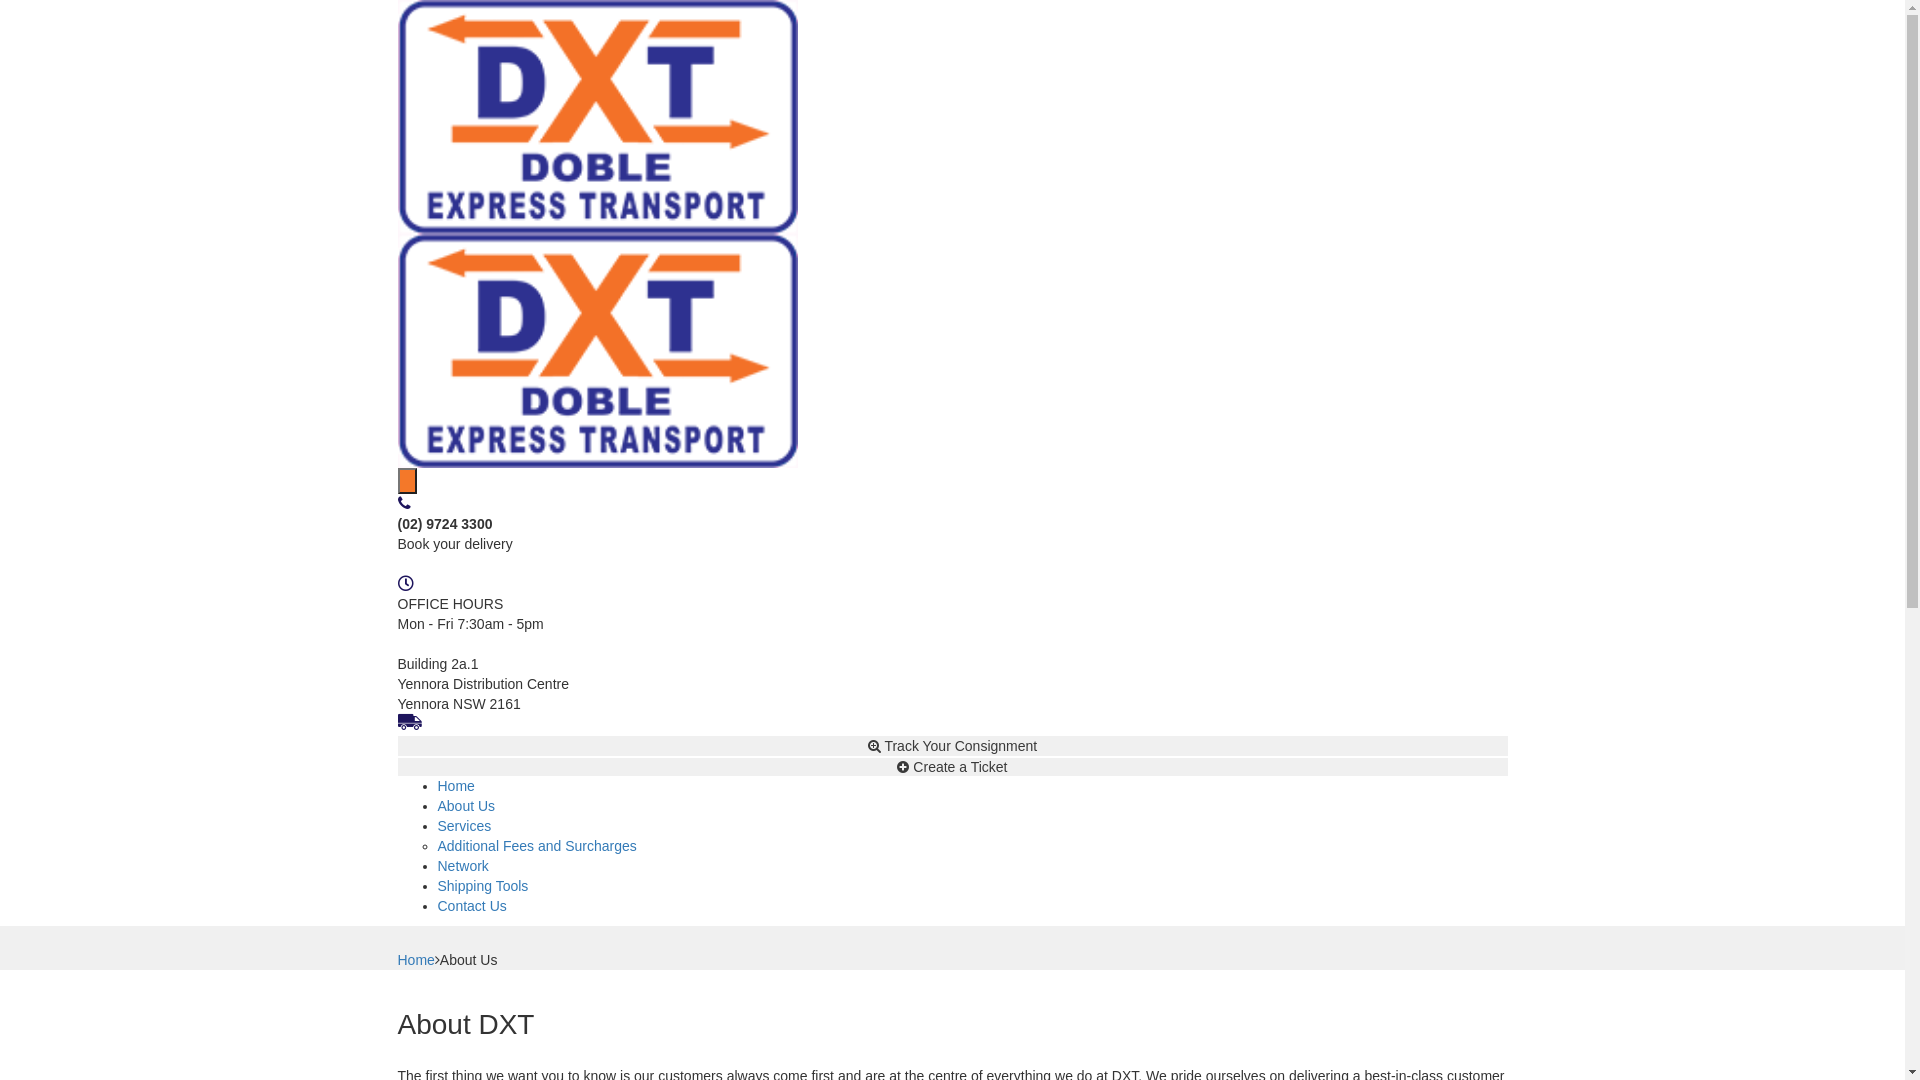 This screenshot has width=1920, height=1080. I want to click on 'Home', so click(455, 785).